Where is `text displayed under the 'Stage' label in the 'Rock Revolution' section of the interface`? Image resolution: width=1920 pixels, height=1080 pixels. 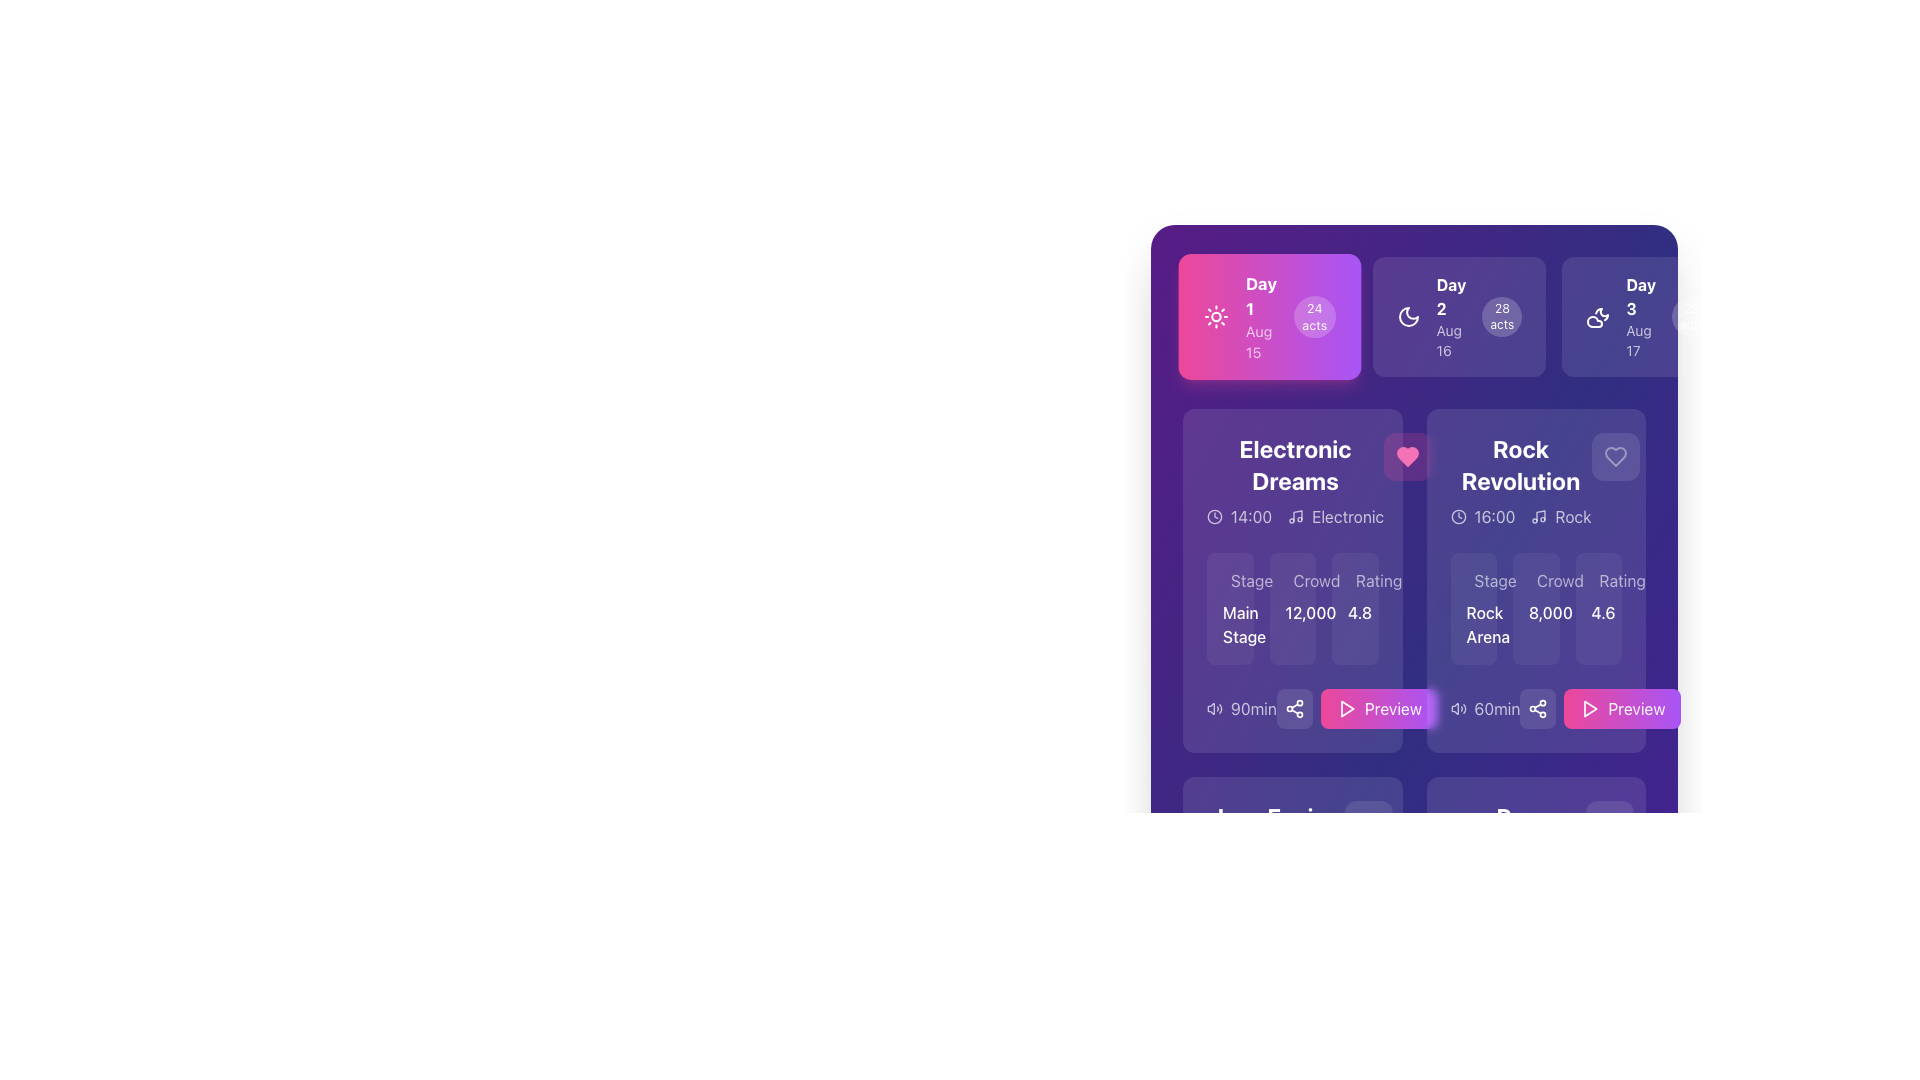
text displayed under the 'Stage' label in the 'Rock Revolution' section of the interface is located at coordinates (1473, 608).